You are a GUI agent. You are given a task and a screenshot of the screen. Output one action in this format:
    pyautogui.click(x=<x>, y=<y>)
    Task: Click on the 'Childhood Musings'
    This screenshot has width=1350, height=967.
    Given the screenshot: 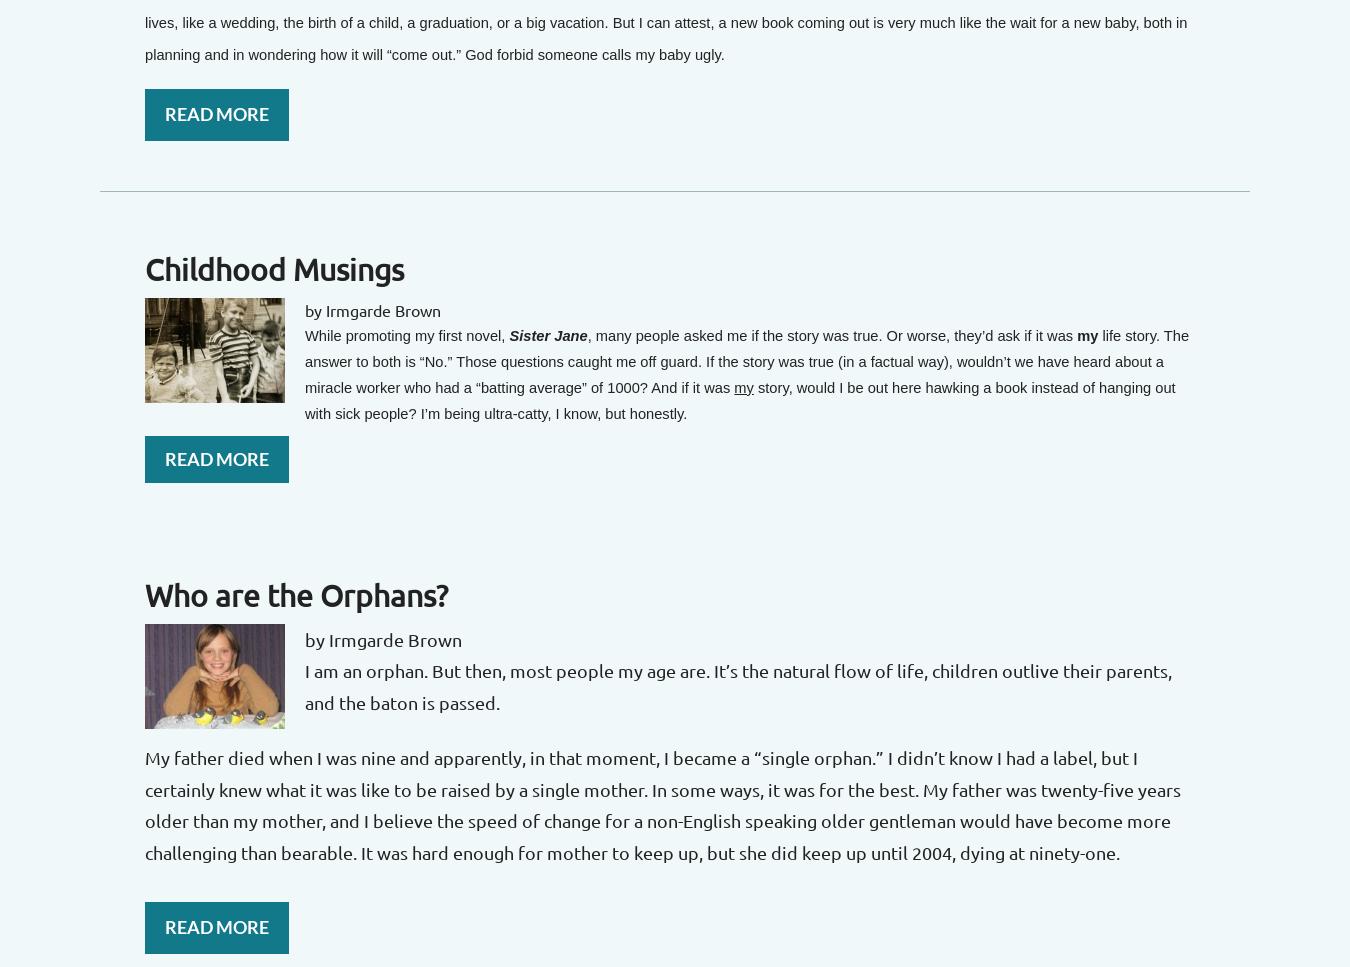 What is the action you would take?
    pyautogui.click(x=273, y=267)
    